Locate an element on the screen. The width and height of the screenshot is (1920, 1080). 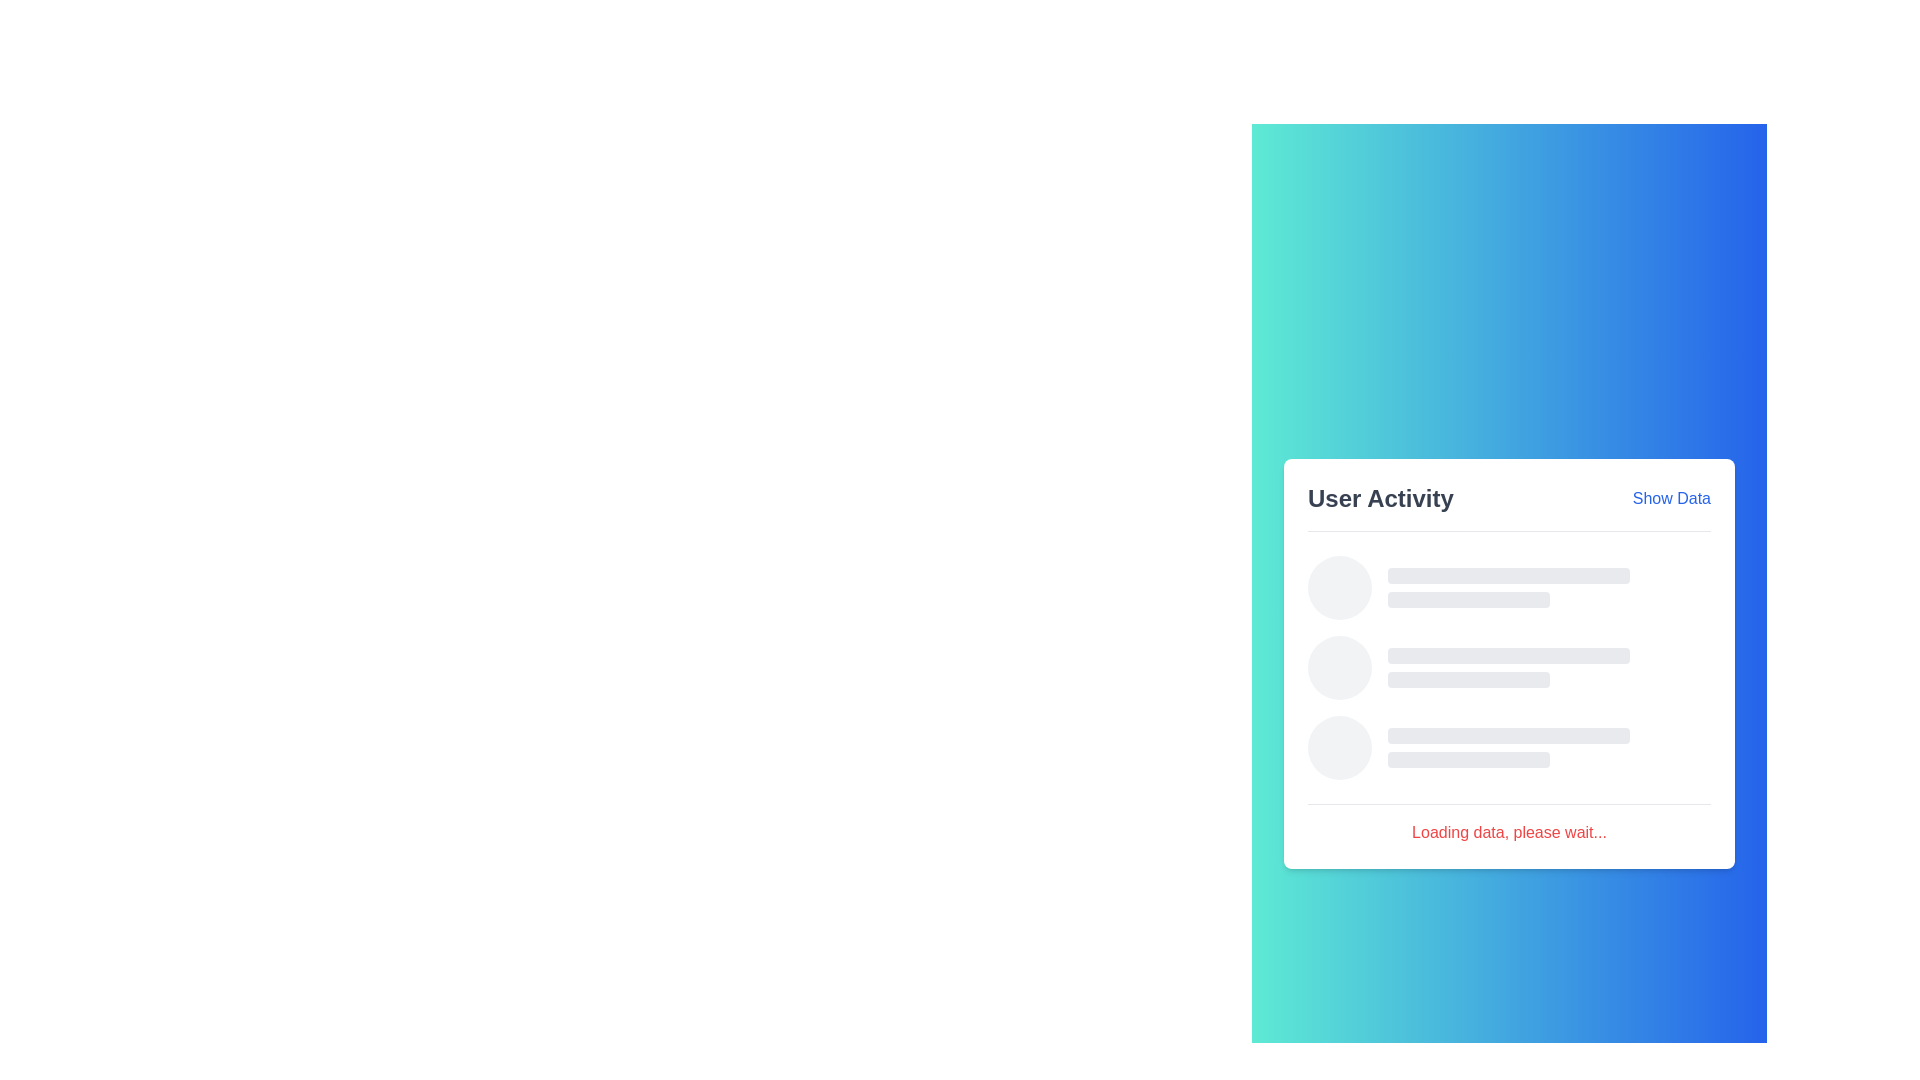
the graphical placeholder that represents a user profile picture in the lower left section of the 'User Activity' card is located at coordinates (1339, 748).